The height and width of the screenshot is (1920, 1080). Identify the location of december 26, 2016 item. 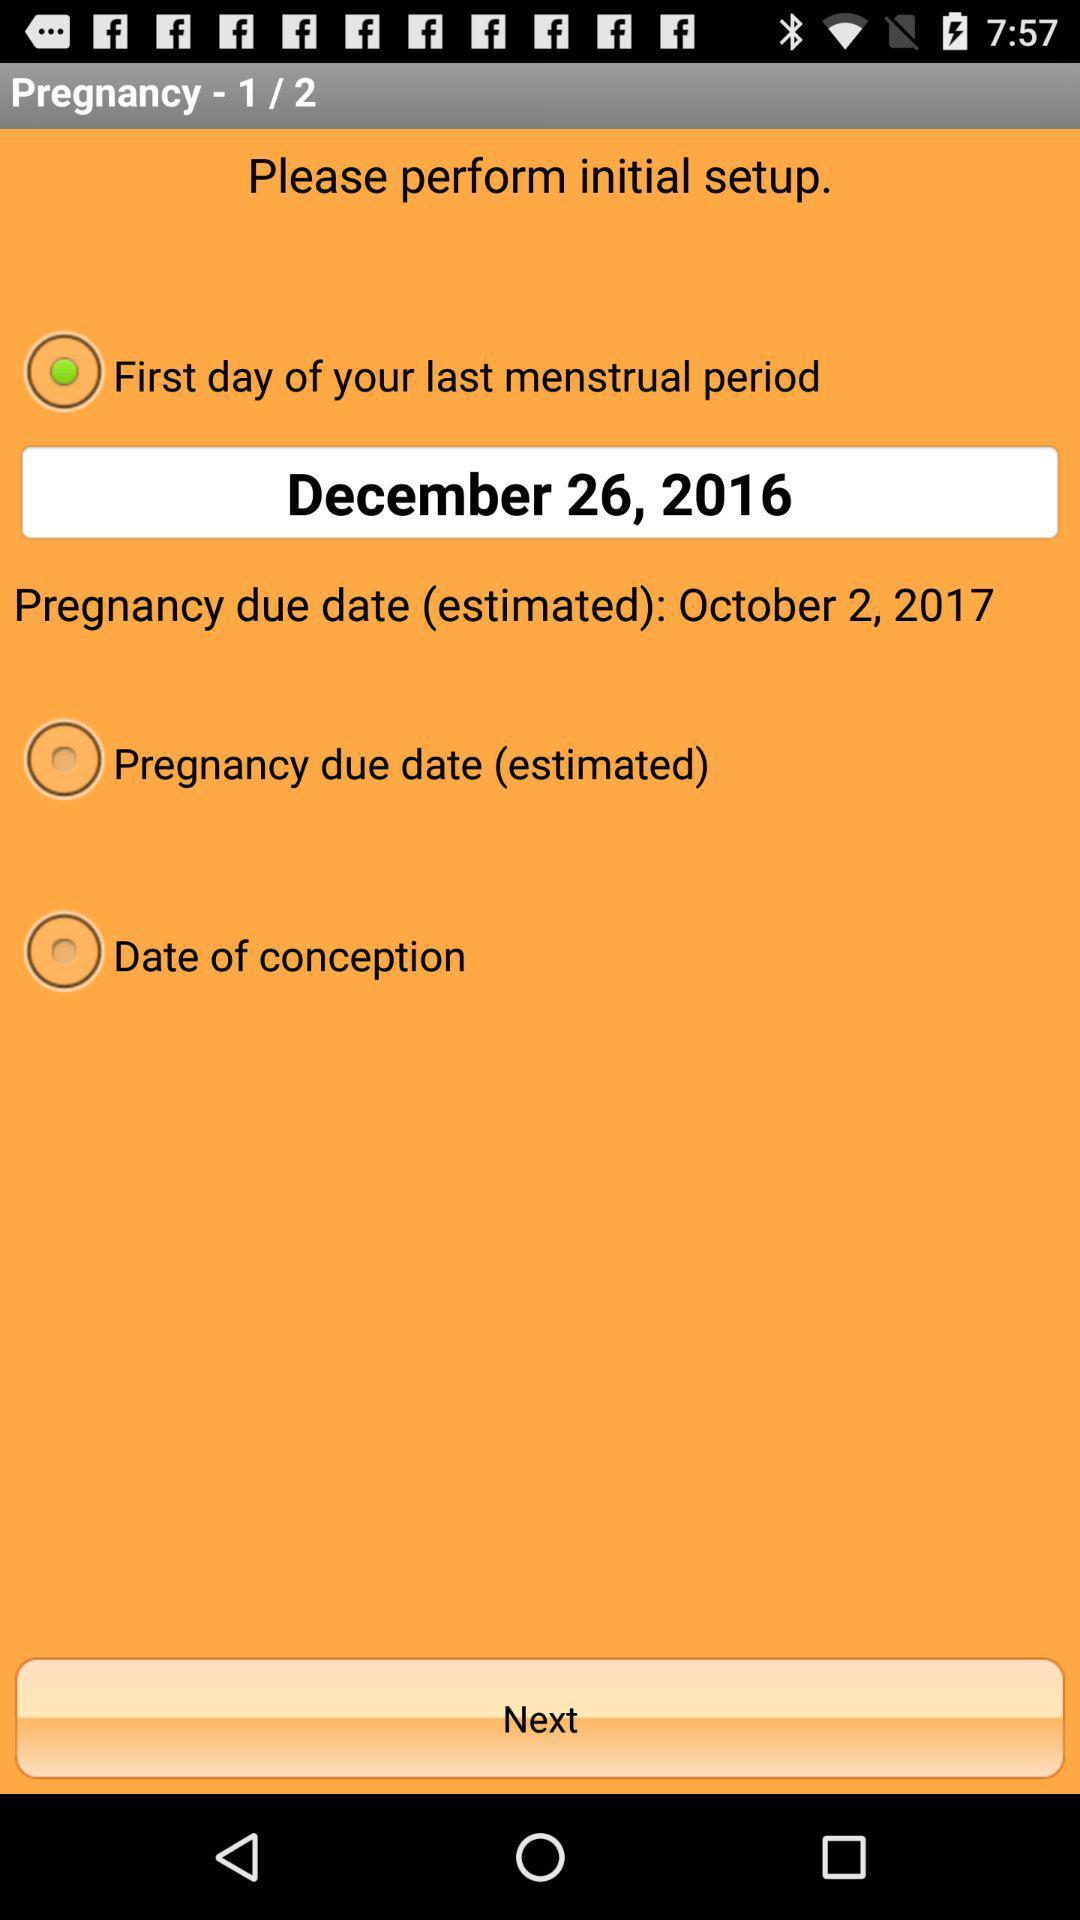
(540, 492).